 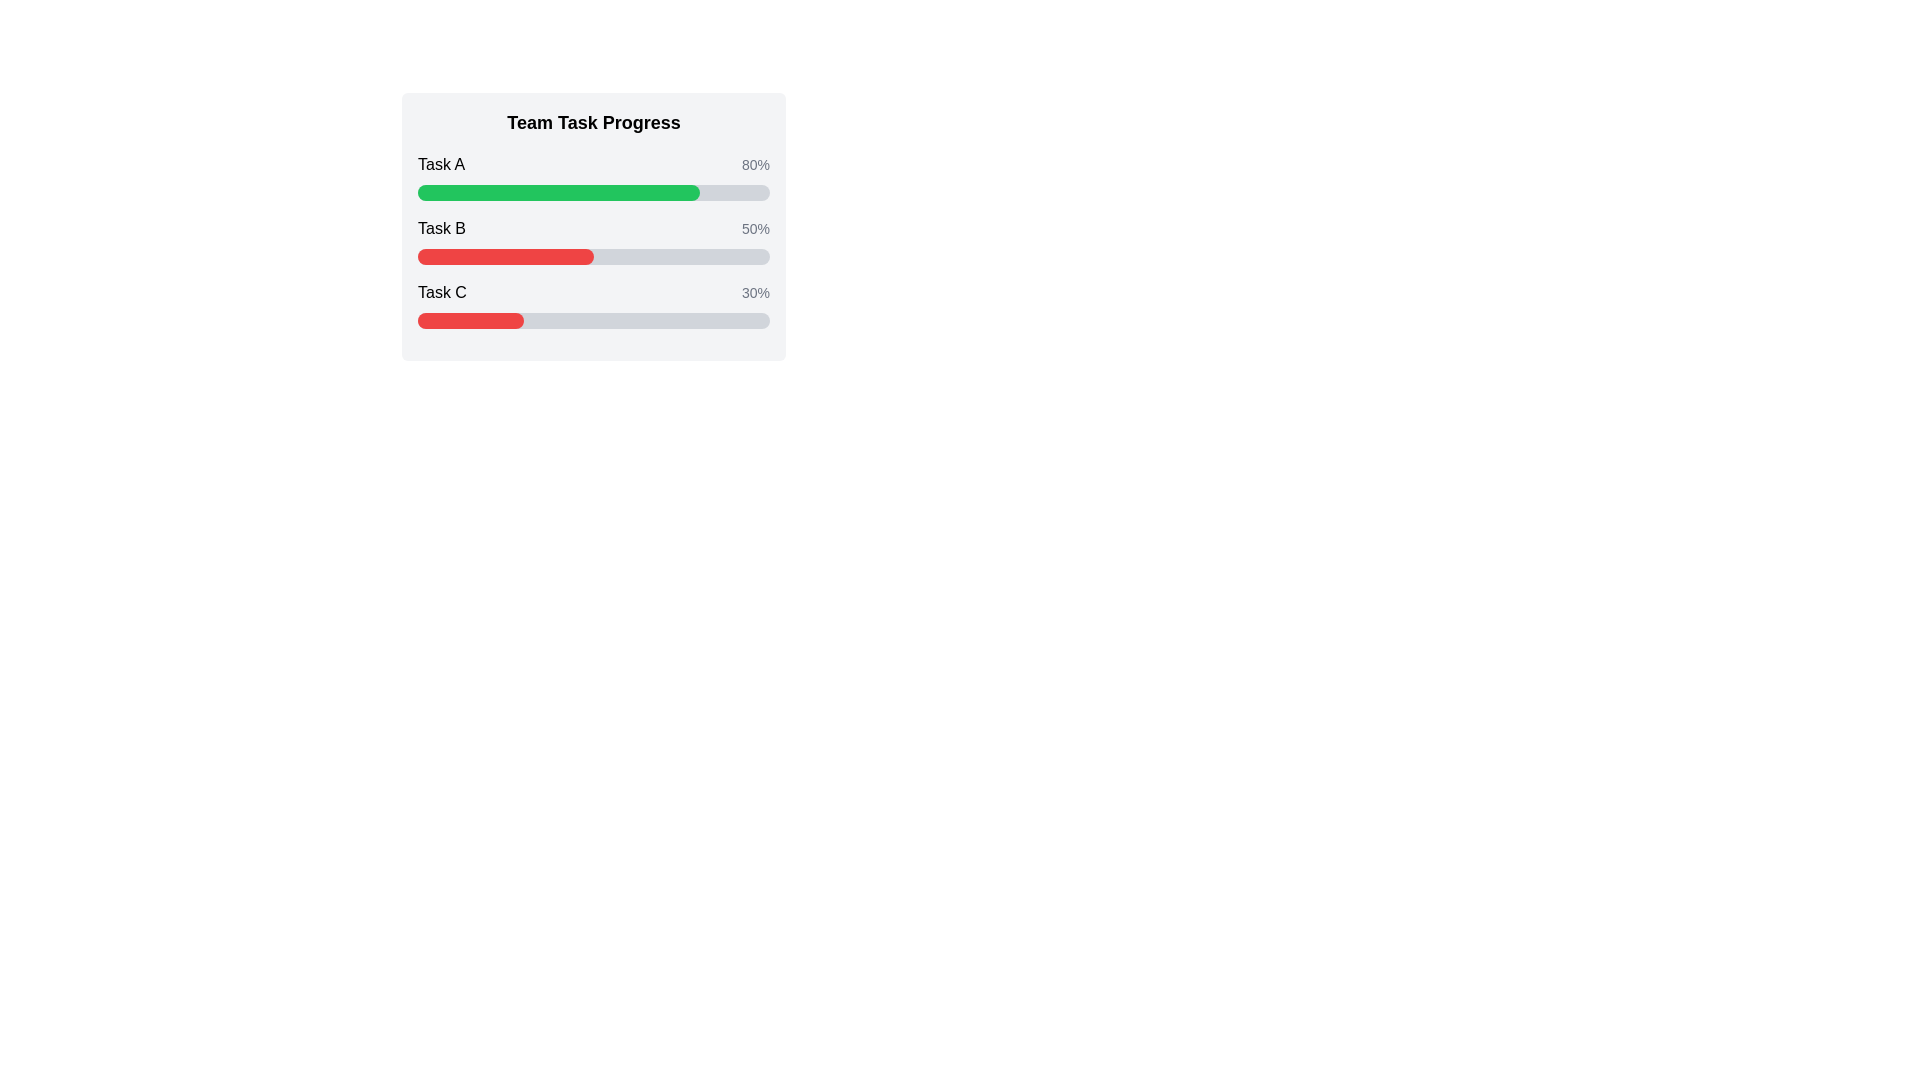 I want to click on the leftmost 30% segment of the progress bar representing 30% completion of Task C, so click(x=469, y=319).